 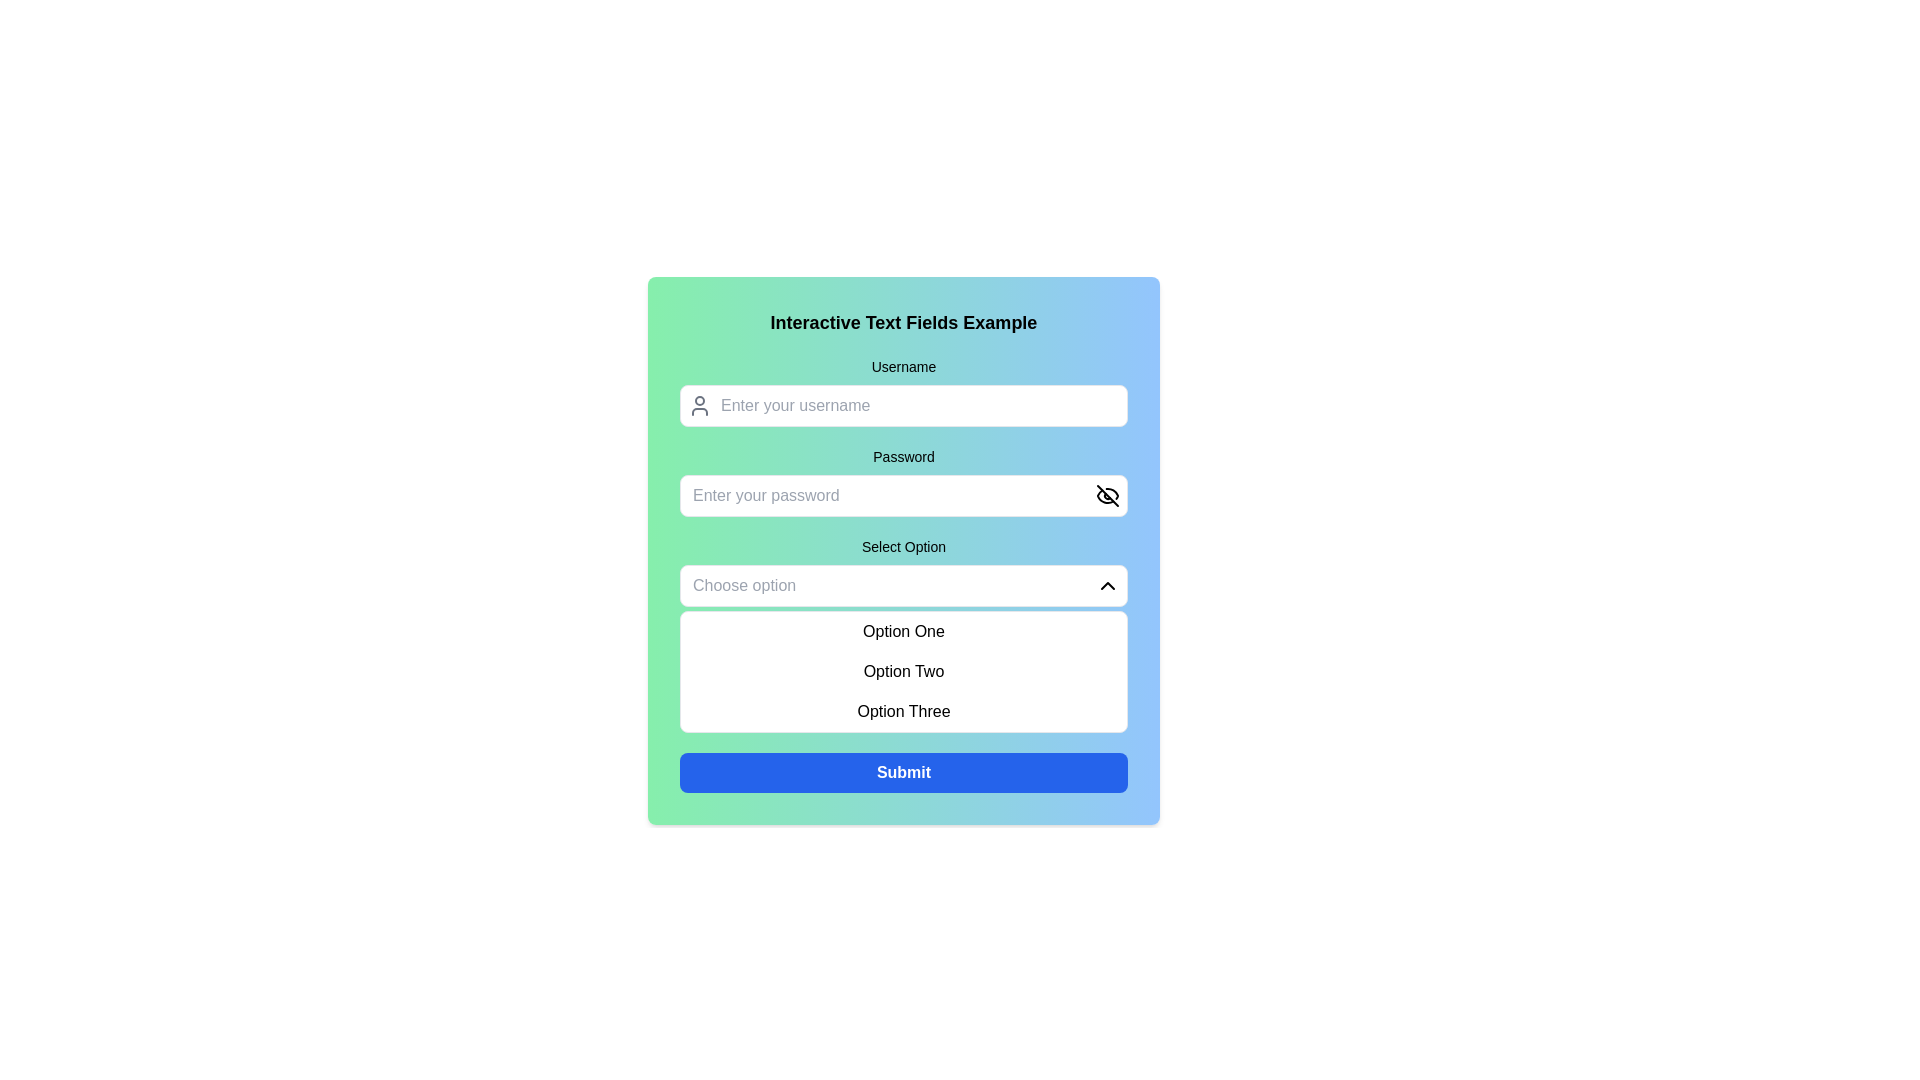 I want to click on the dropdown menu option labeled 'Option Three', so click(x=902, y=711).